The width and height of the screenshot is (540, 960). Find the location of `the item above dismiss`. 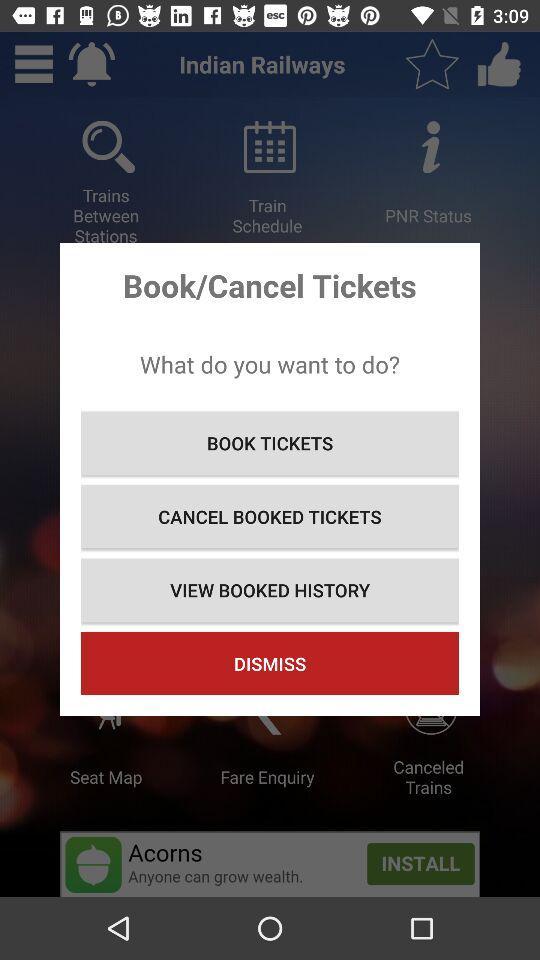

the item above dismiss is located at coordinates (270, 590).